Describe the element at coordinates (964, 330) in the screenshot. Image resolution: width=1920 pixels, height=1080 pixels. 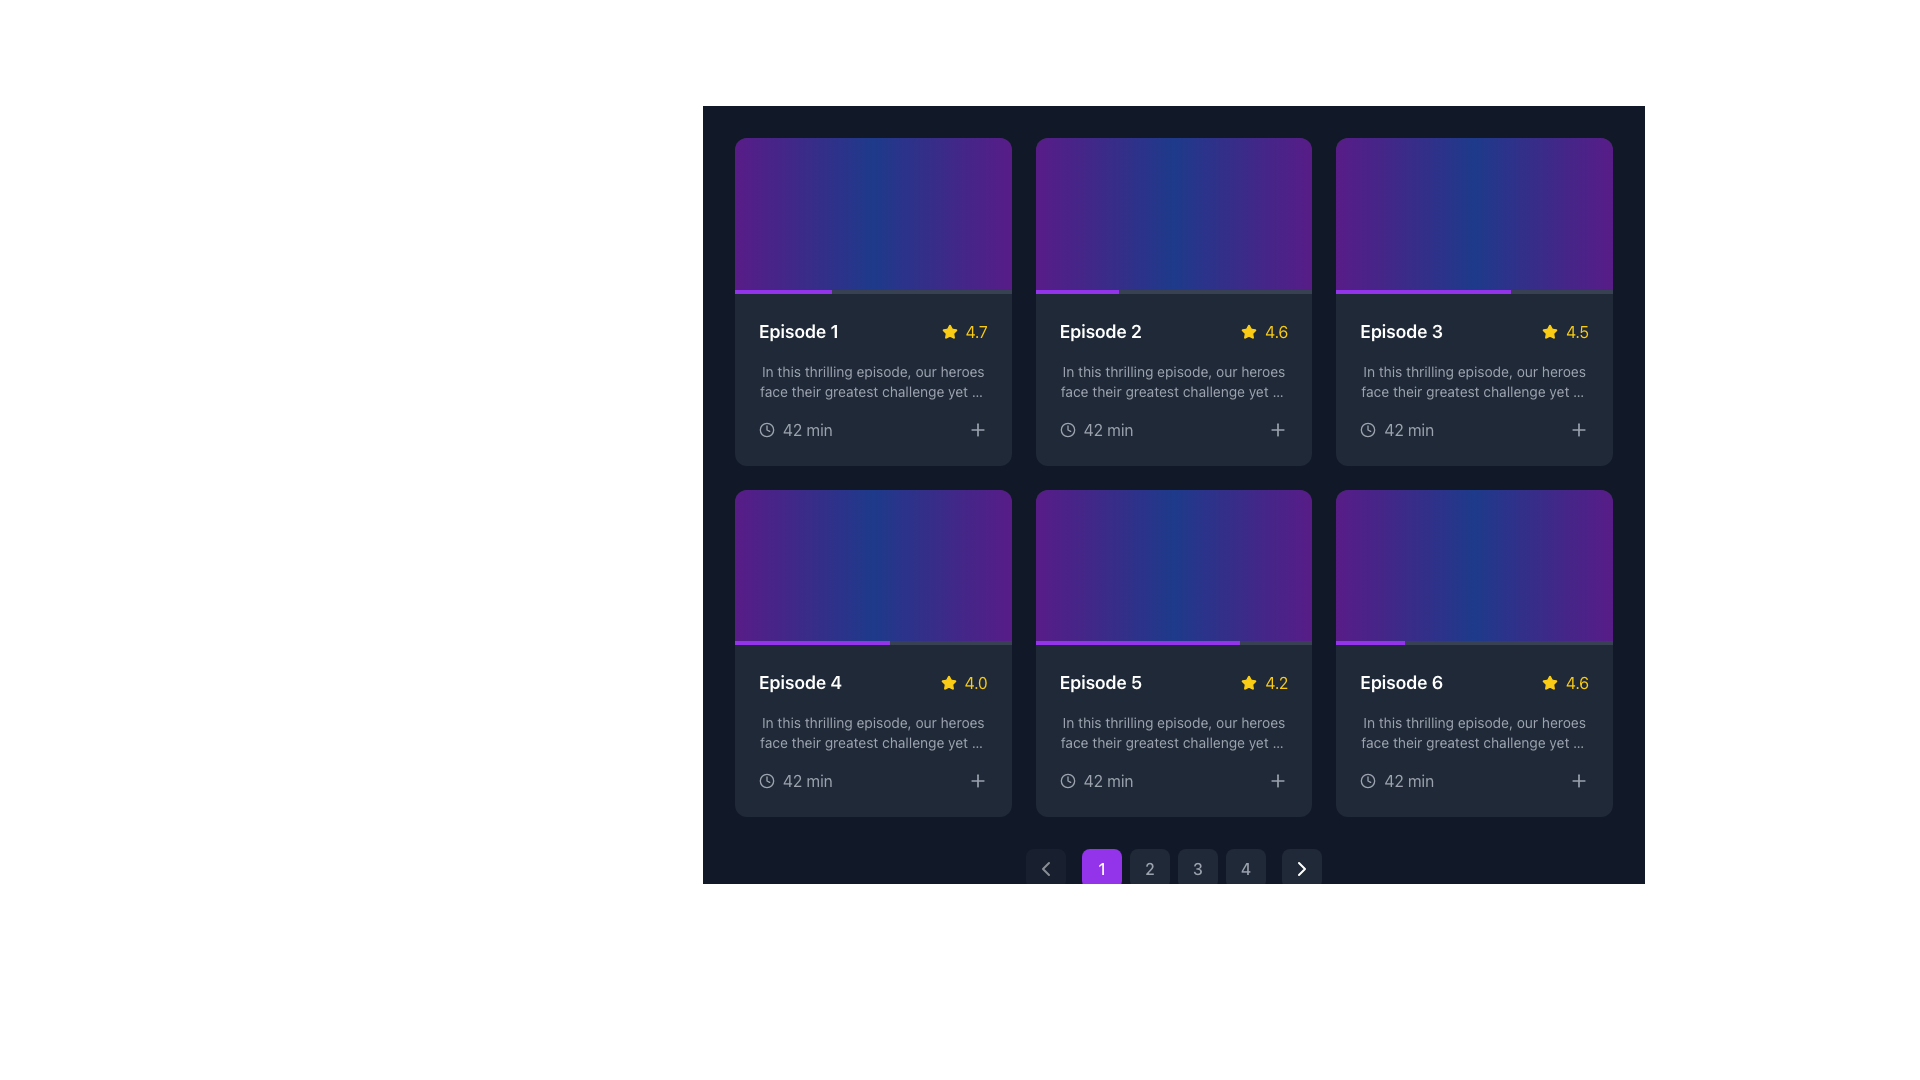
I see `the displayed rating of '4.7' on the yellow star icon in the rating section of Episode 1, located at the top-right corner of the card` at that location.